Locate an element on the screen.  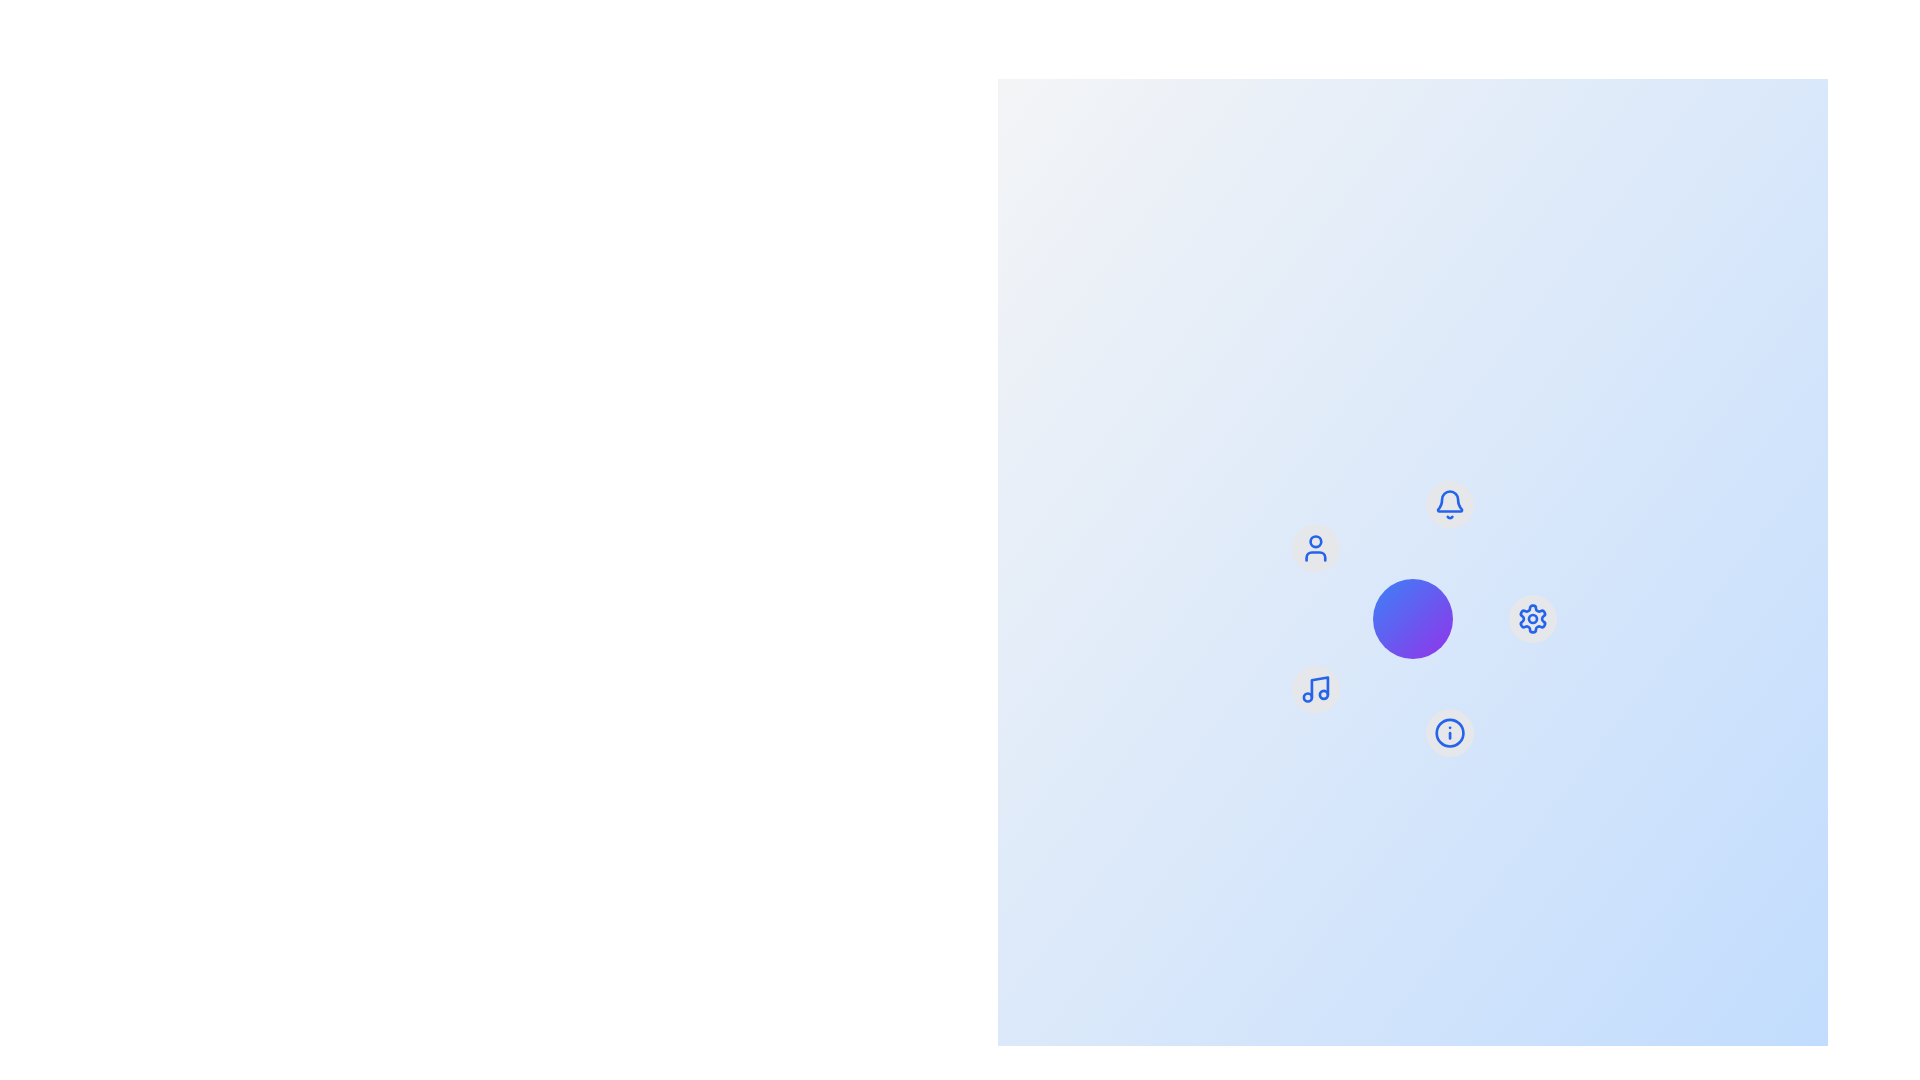
the menu item labeled Notifications by clicking its corresponding icon is located at coordinates (1449, 503).